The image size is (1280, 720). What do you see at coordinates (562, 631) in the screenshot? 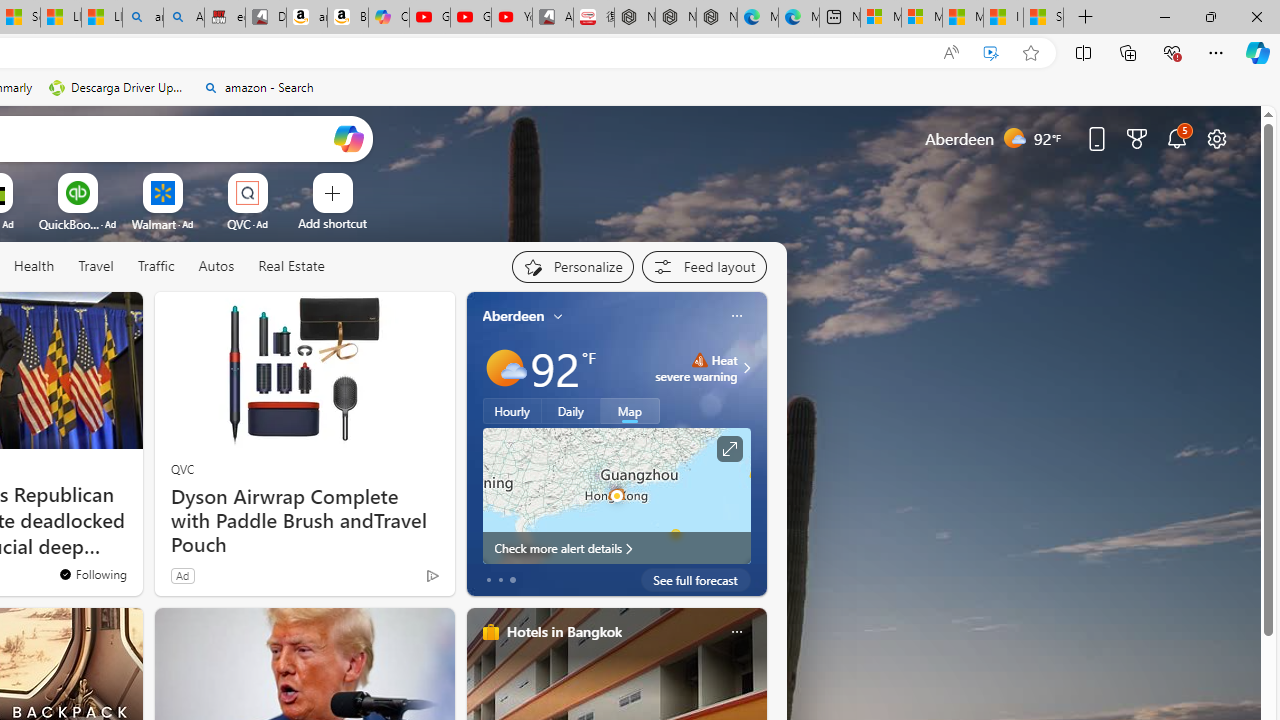
I see `'Hotels in Bangkok'` at bounding box center [562, 631].